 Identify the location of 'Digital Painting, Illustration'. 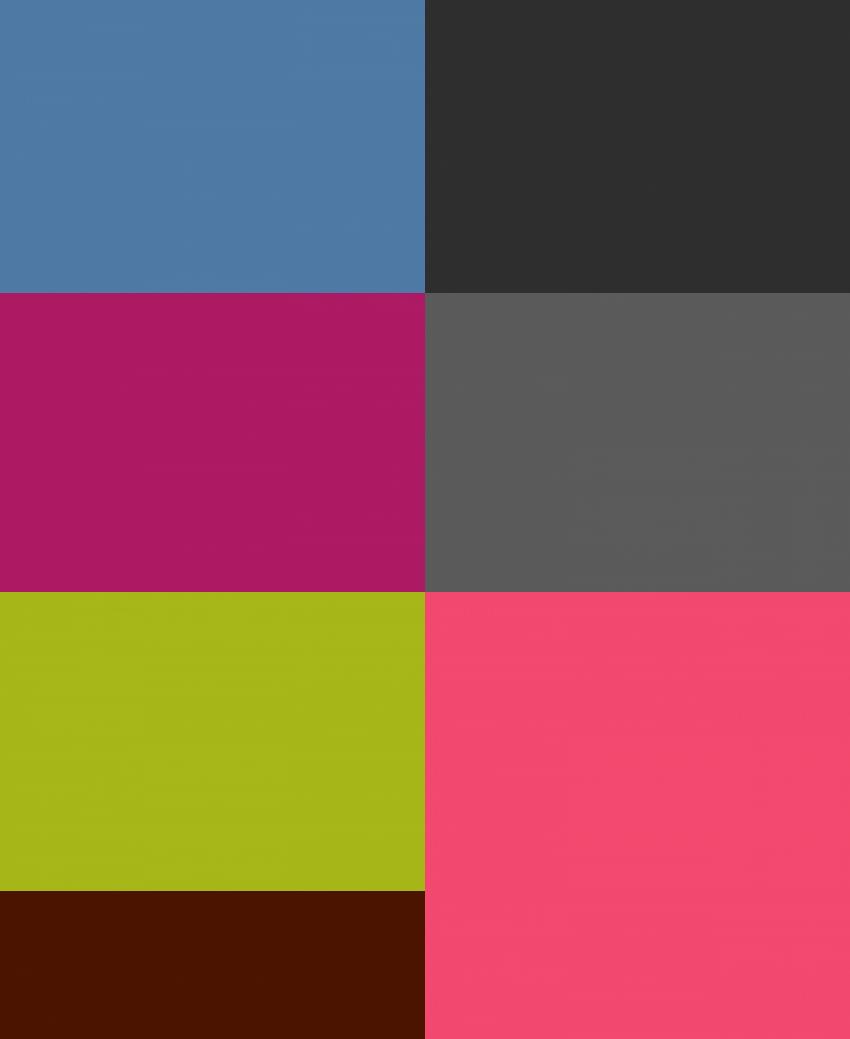
(145, 463).